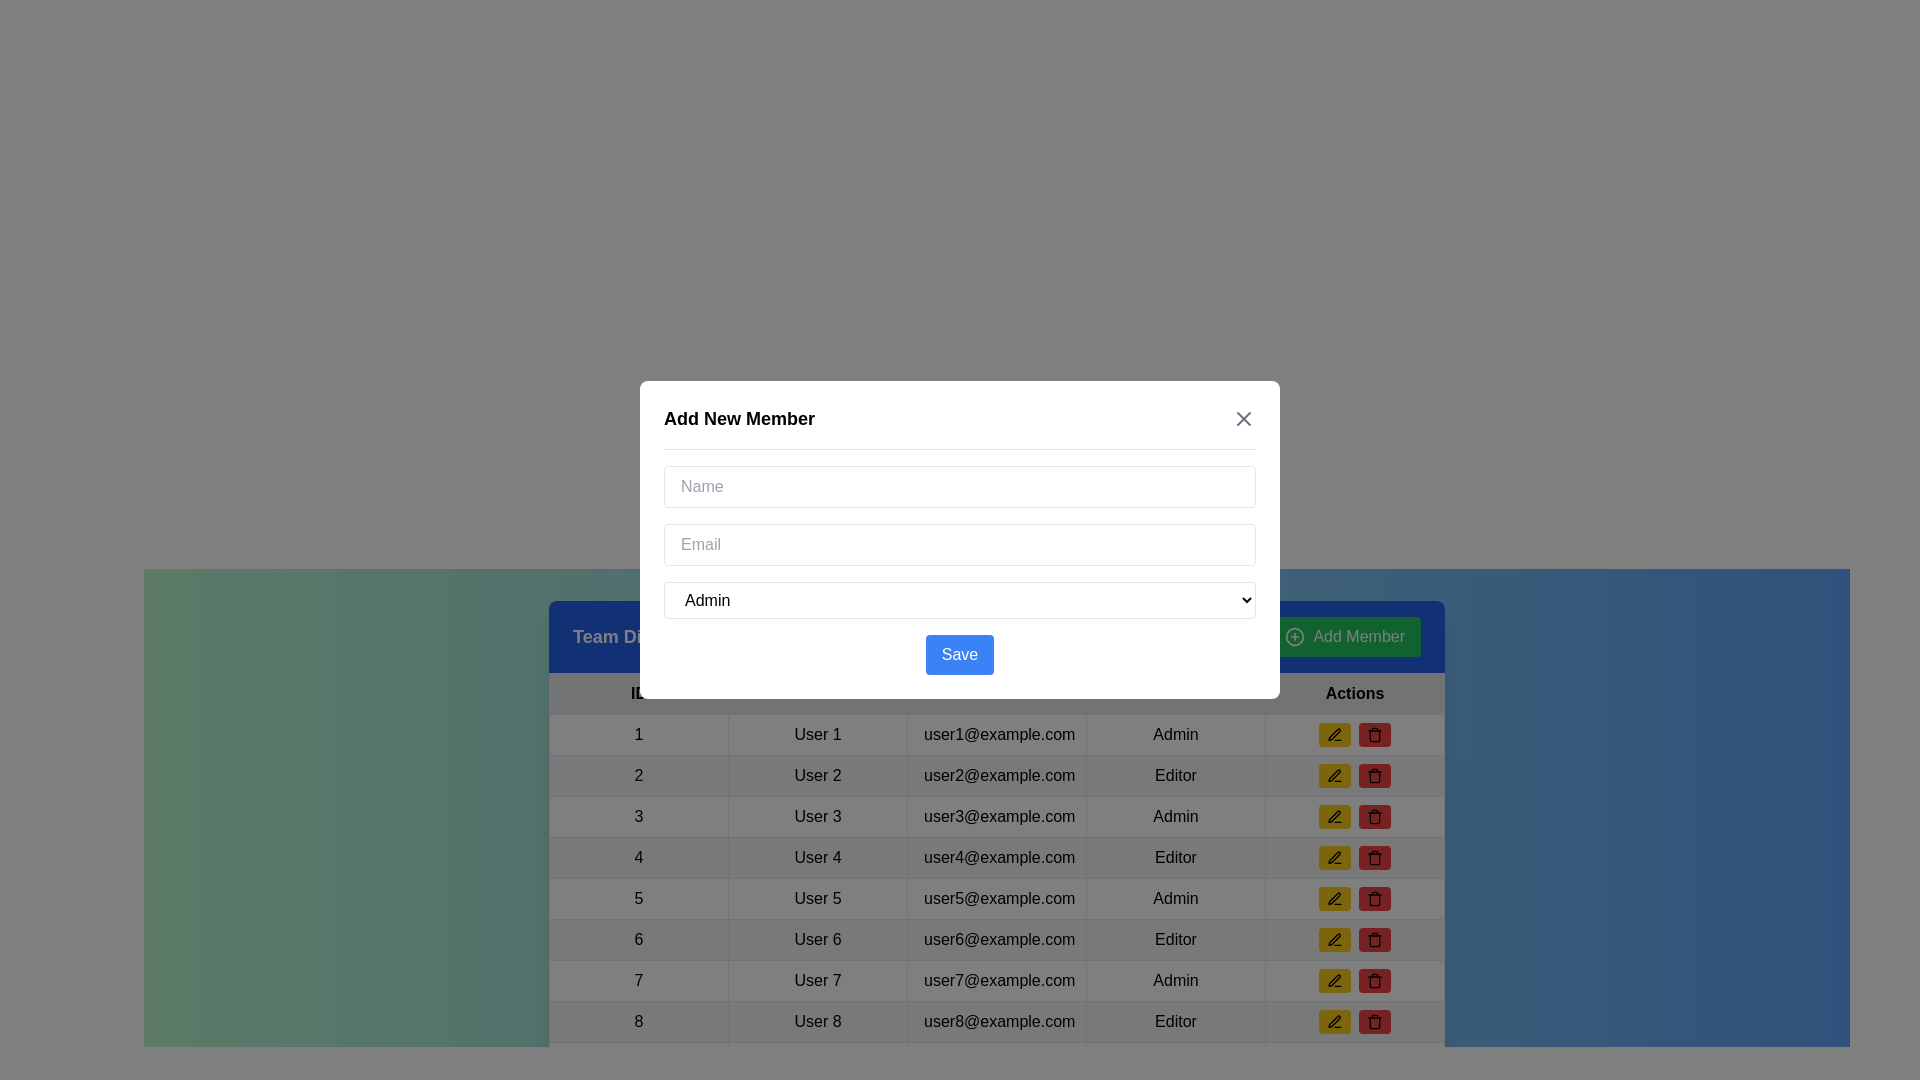 The image size is (1920, 1080). Describe the element at coordinates (1334, 1022) in the screenshot. I see `the edit icon` at that location.